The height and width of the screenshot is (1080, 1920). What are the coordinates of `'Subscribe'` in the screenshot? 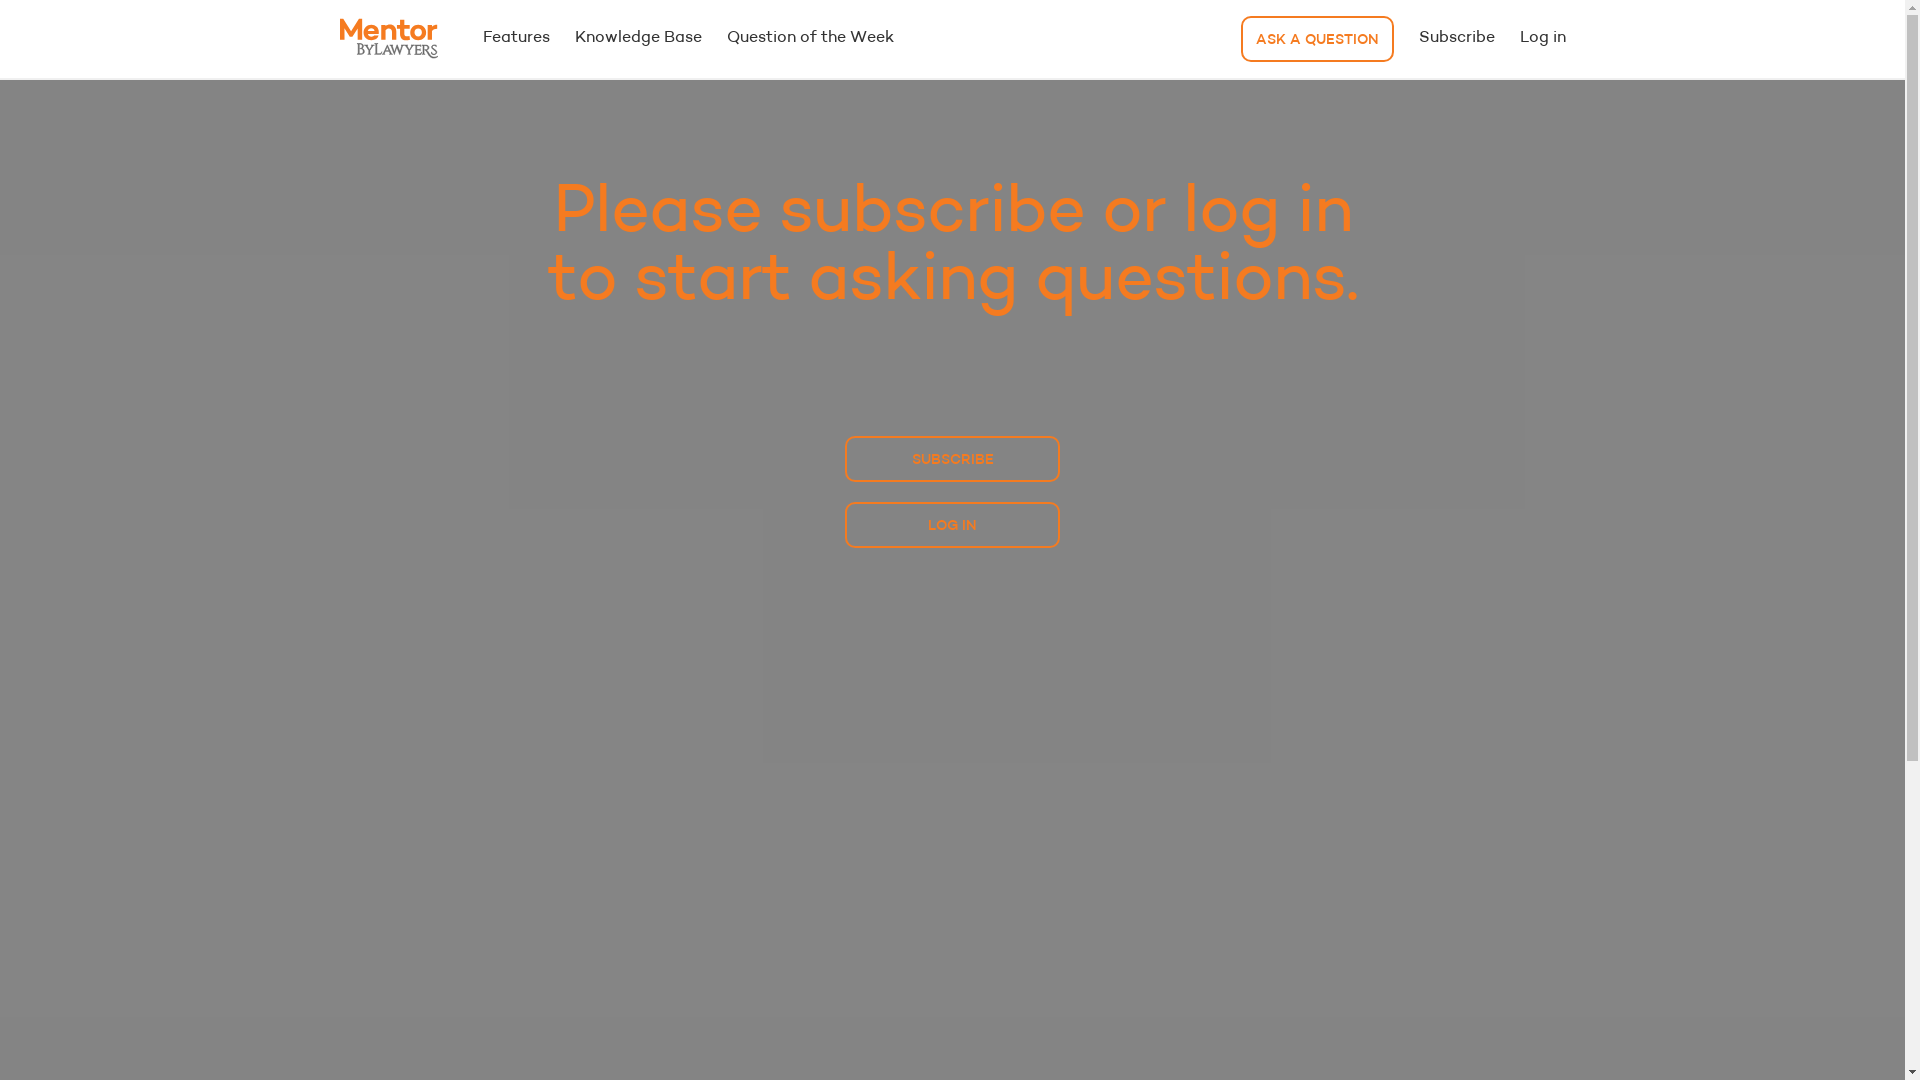 It's located at (1416, 38).